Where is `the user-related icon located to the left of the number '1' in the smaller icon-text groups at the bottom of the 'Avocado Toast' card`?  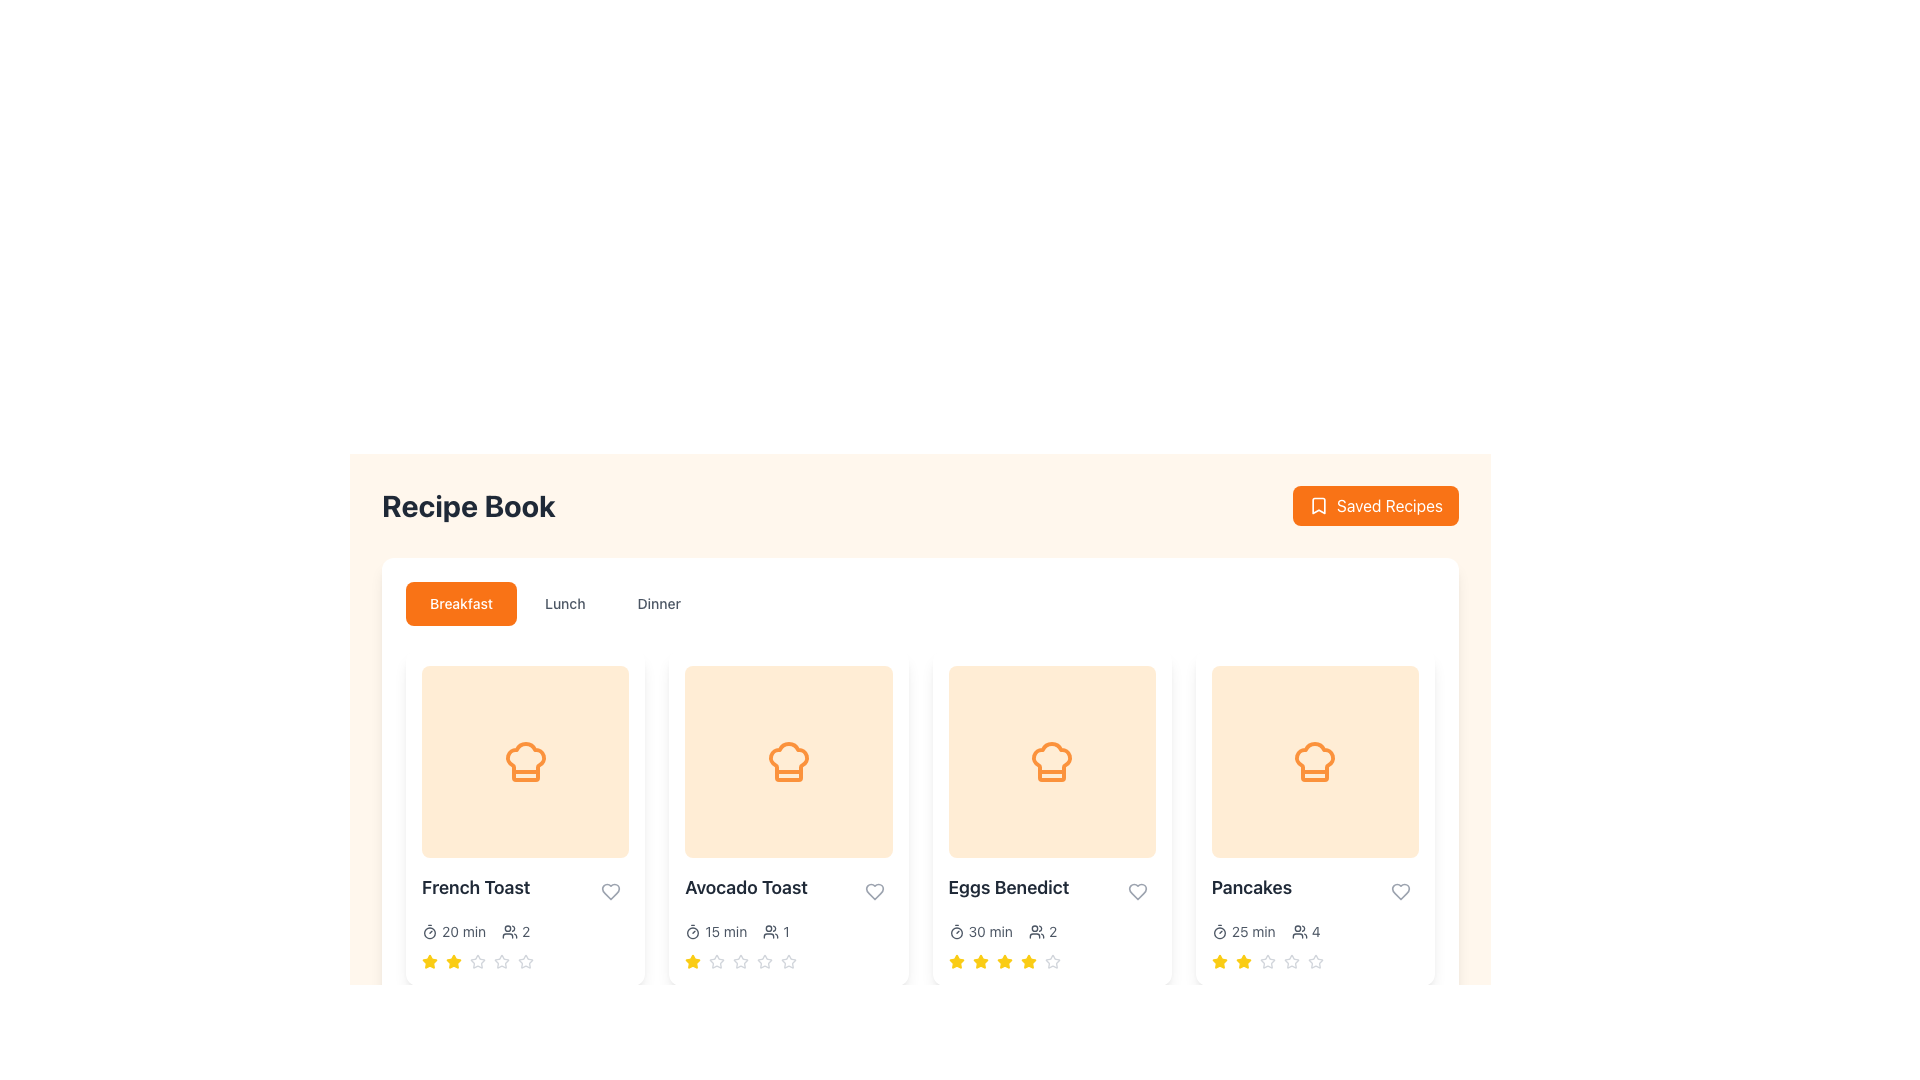 the user-related icon located to the left of the number '1' in the smaller icon-text groups at the bottom of the 'Avocado Toast' card is located at coordinates (770, 932).